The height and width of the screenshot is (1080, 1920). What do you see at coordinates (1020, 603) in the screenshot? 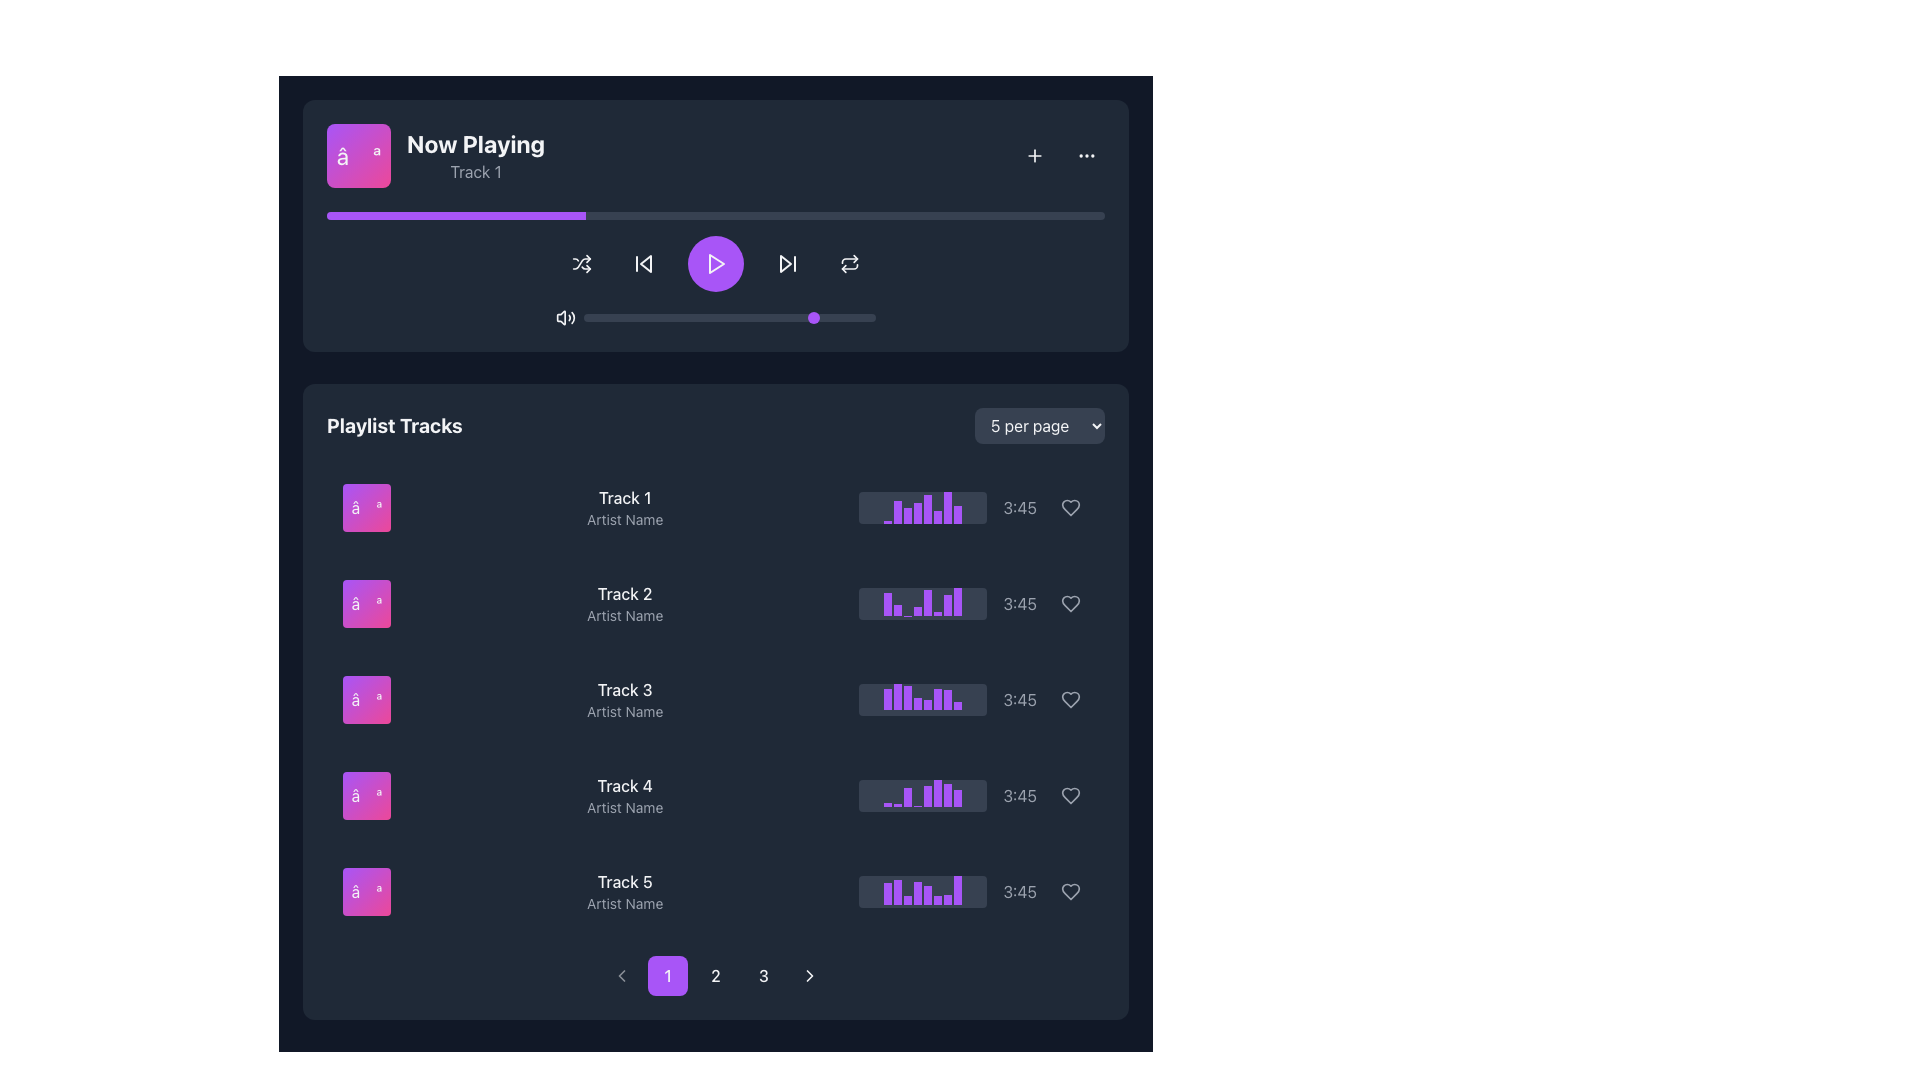
I see `the second '3:45' text label in the playlist, which indicates the duration of Track 2, located next to the graphical sound representation` at bounding box center [1020, 603].